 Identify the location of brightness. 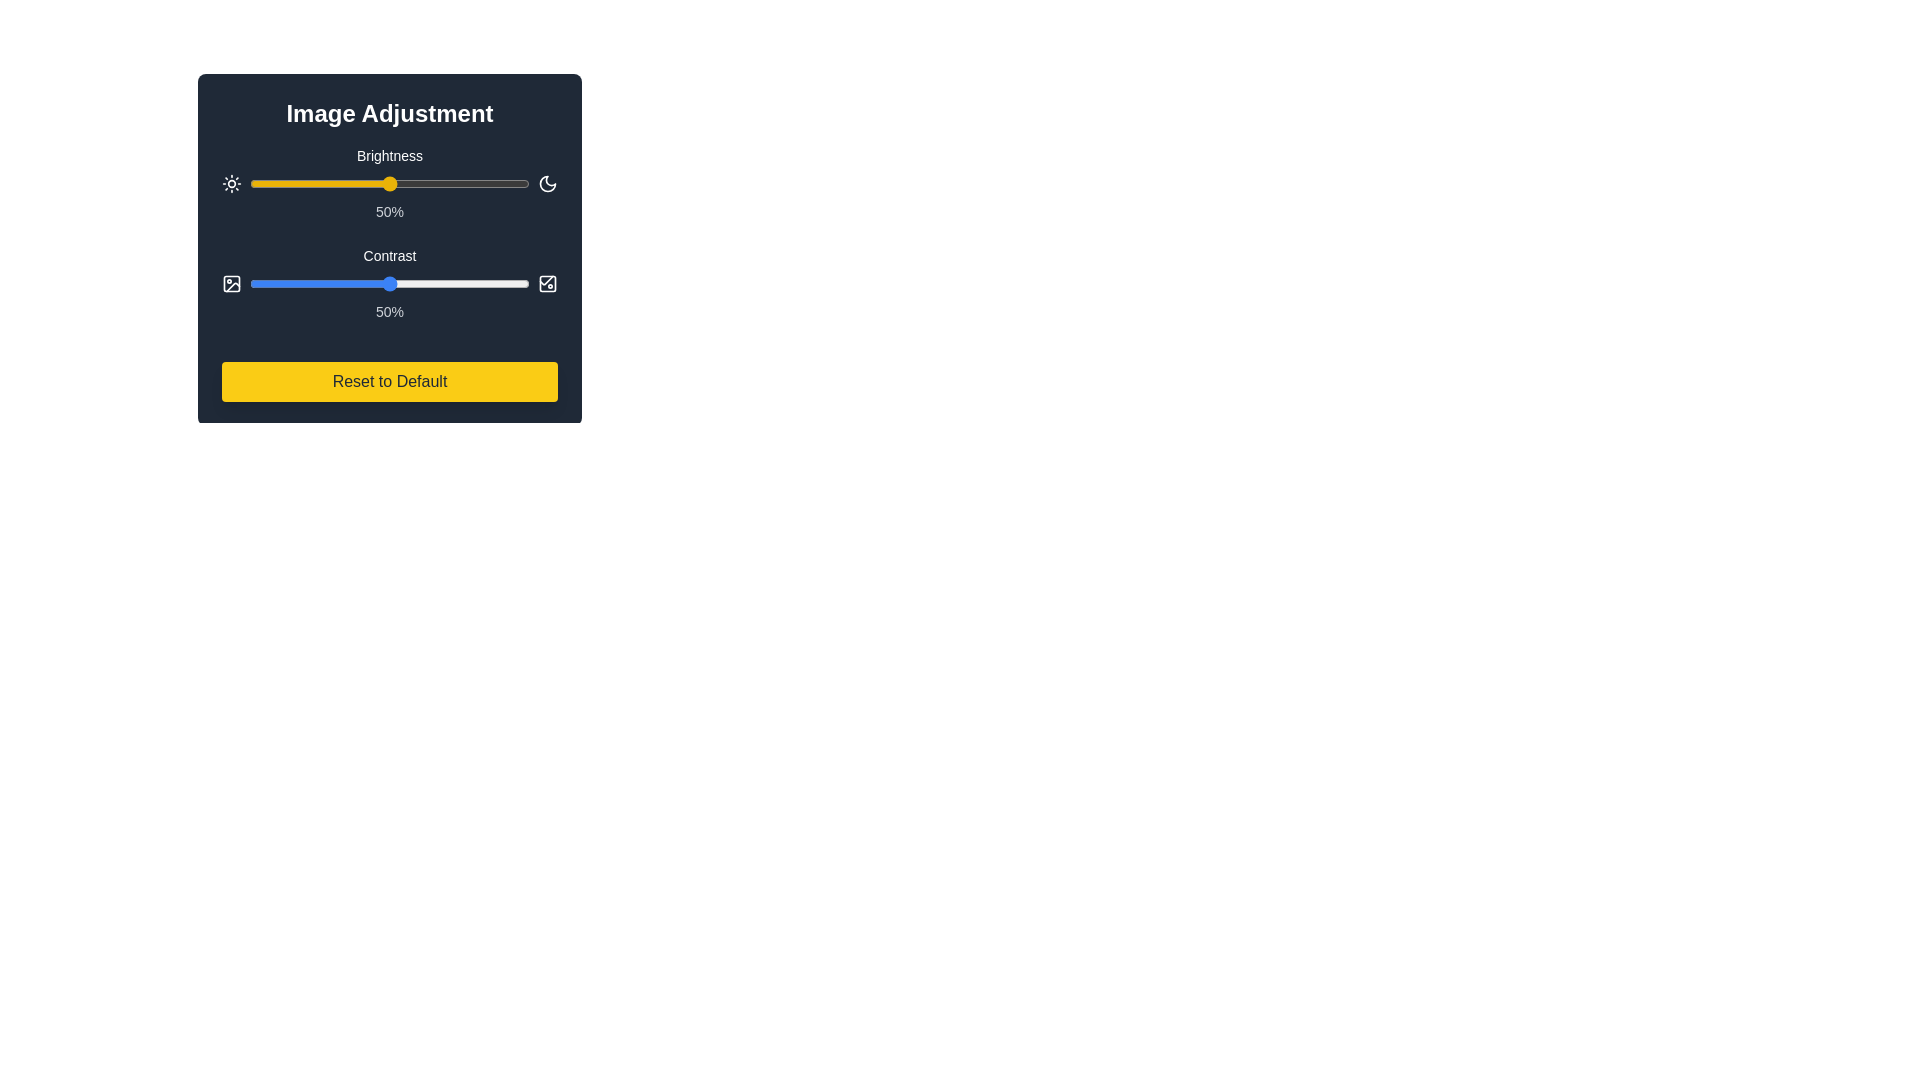
(428, 184).